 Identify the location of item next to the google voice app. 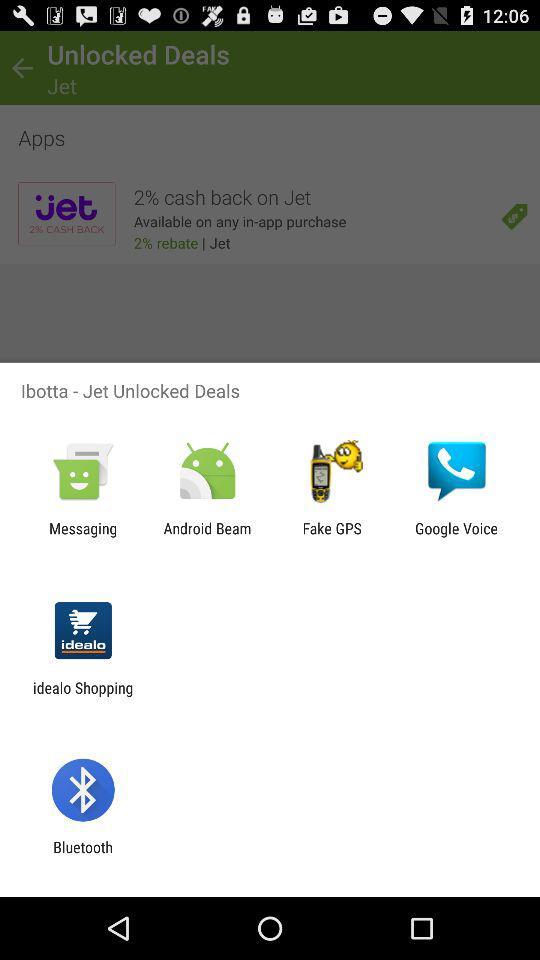
(332, 536).